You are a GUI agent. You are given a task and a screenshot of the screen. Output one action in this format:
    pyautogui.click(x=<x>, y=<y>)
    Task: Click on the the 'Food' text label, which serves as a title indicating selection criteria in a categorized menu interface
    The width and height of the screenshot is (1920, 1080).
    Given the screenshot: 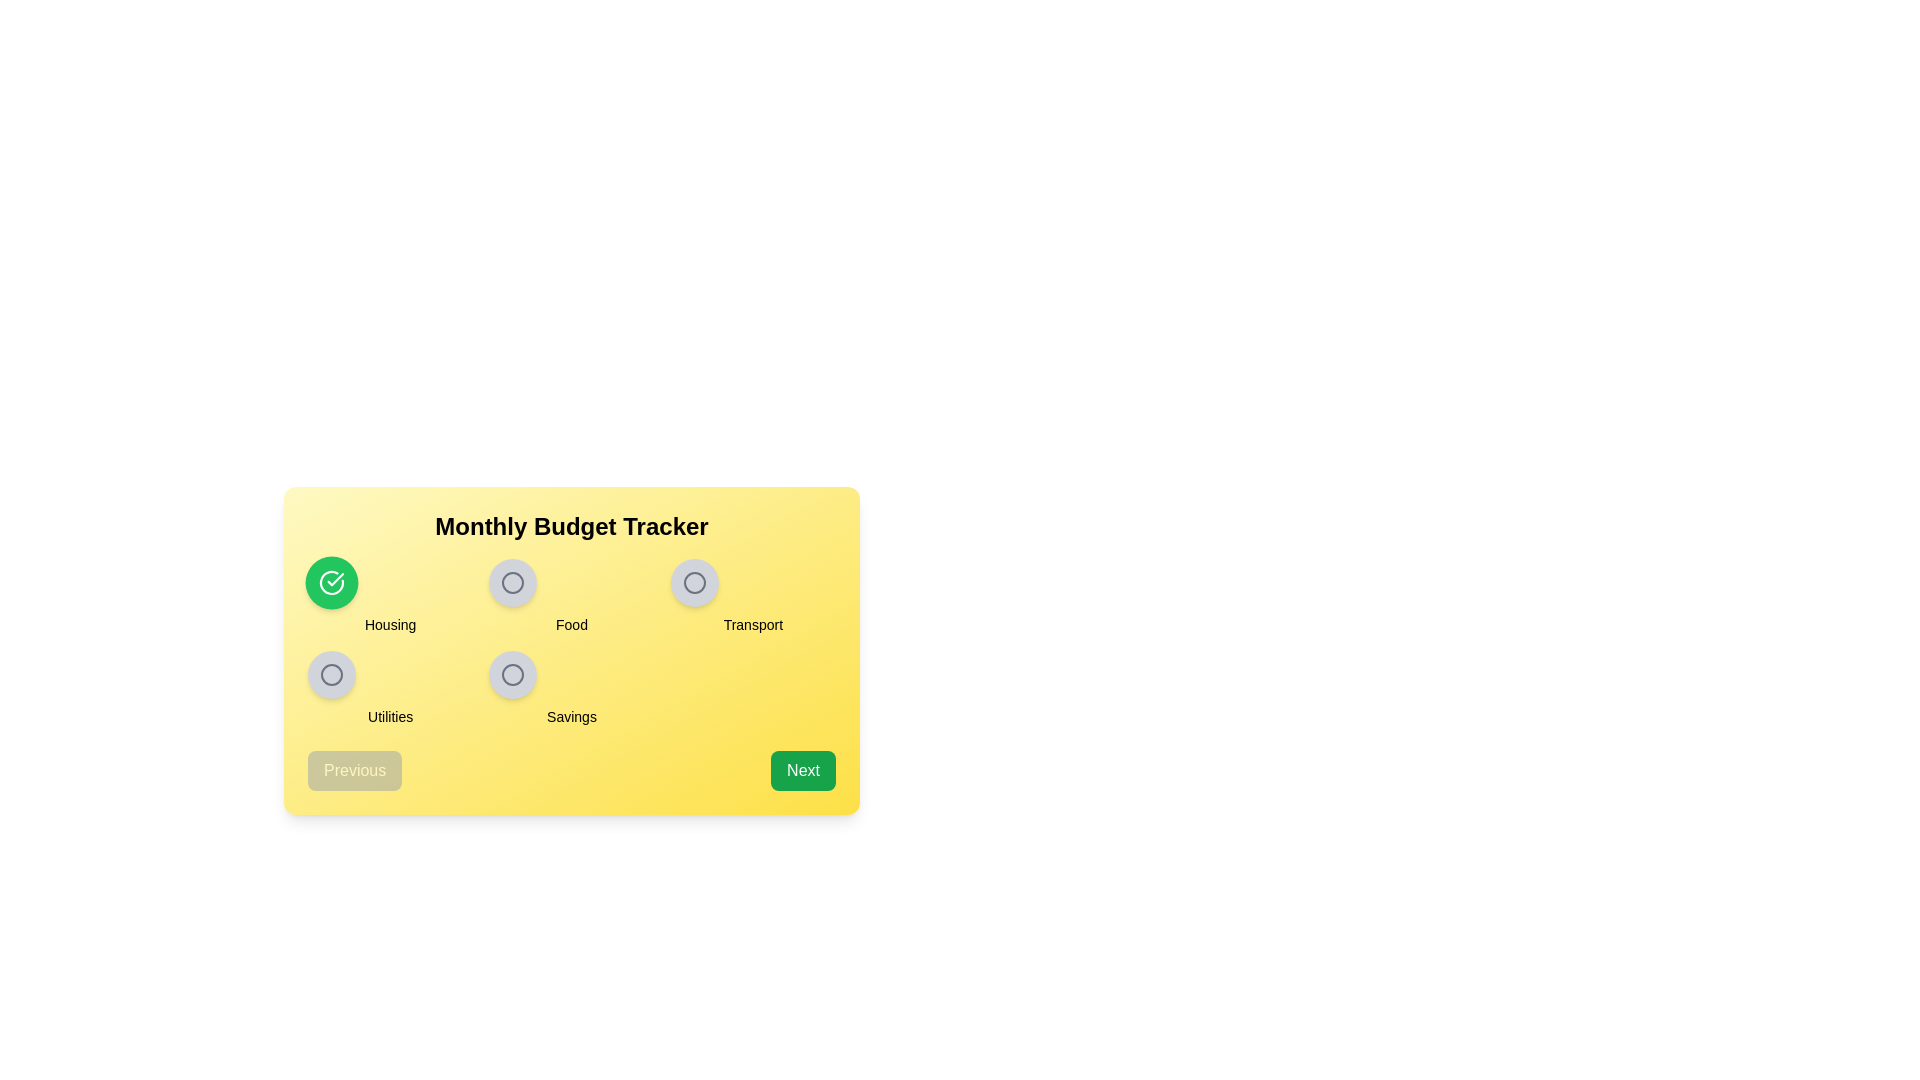 What is the action you would take?
    pyautogui.click(x=570, y=623)
    